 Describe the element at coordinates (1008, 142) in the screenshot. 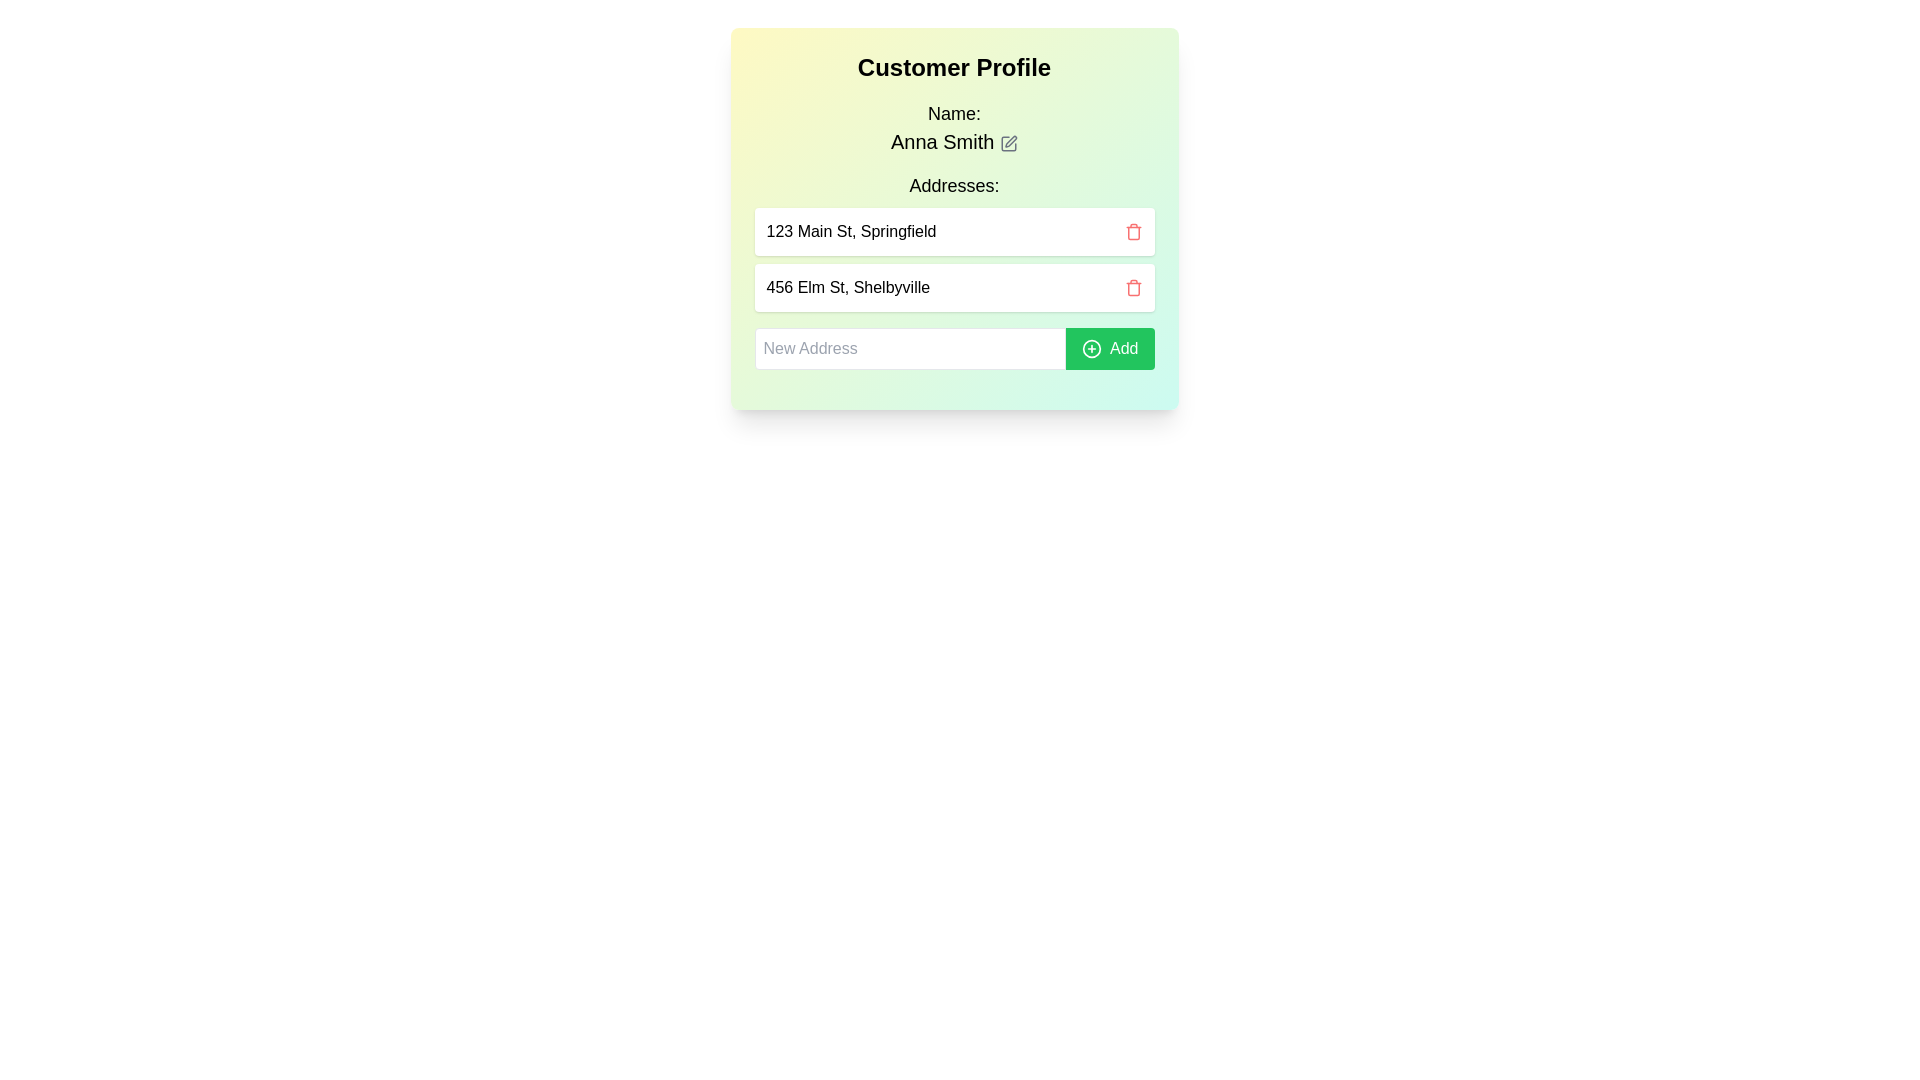

I see `the edit icon next to 'Anna Smith'` at that location.